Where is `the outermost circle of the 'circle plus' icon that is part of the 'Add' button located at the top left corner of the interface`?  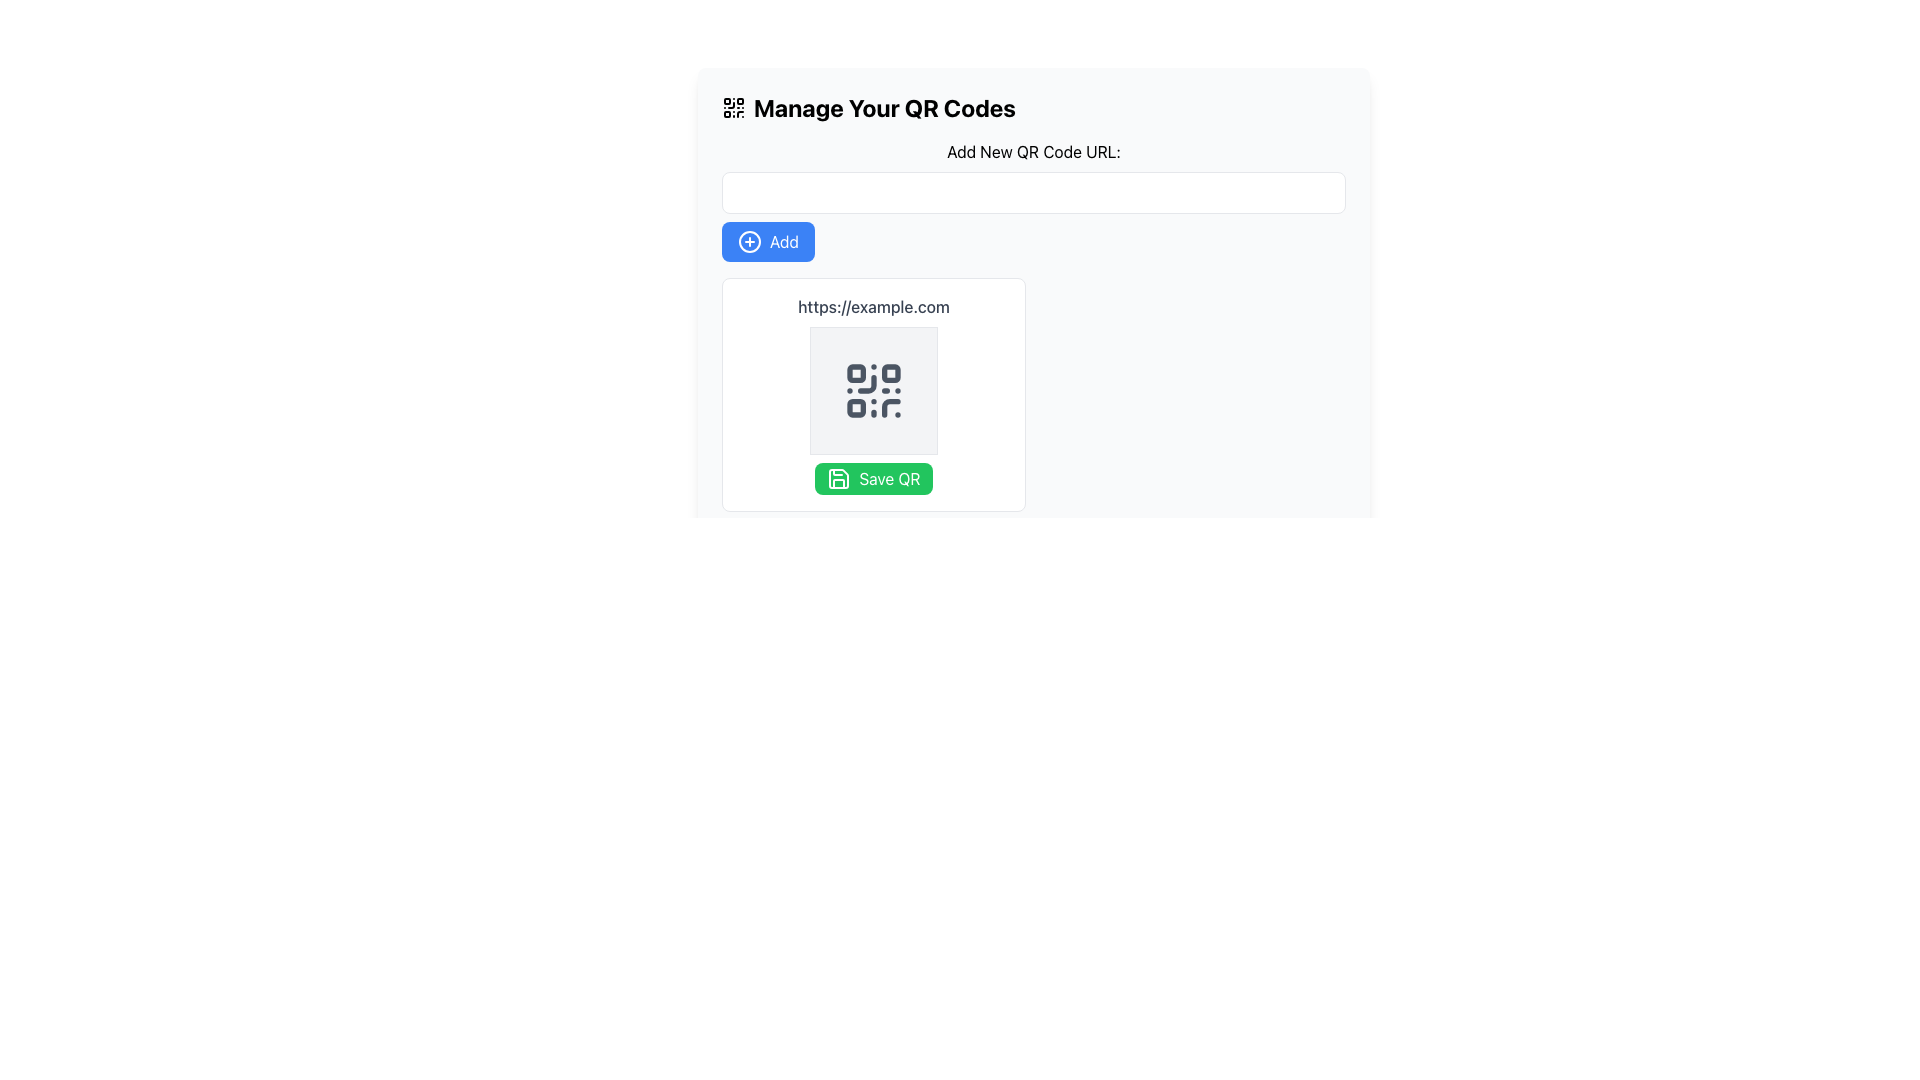
the outermost circle of the 'circle plus' icon that is part of the 'Add' button located at the top left corner of the interface is located at coordinates (748, 241).